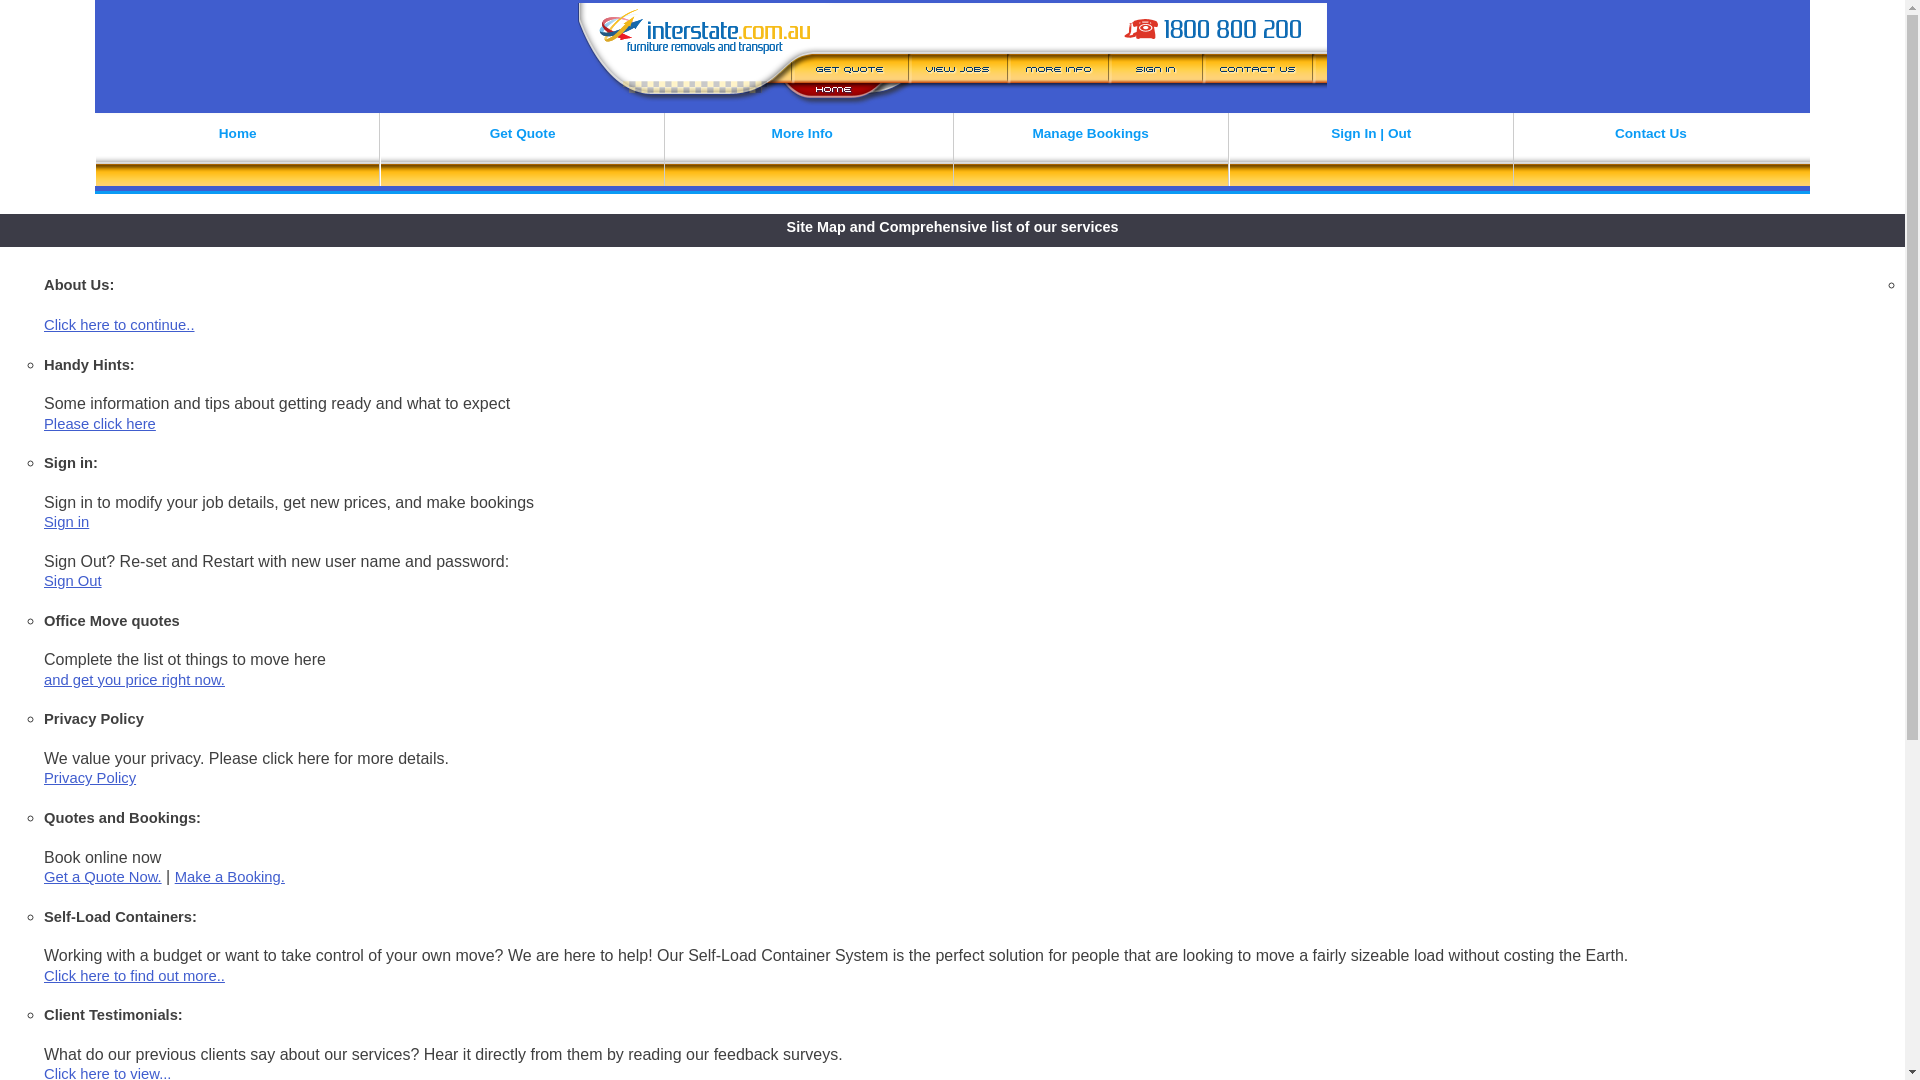 The height and width of the screenshot is (1080, 1920). What do you see at coordinates (133, 974) in the screenshot?
I see `'Click here to find out more..'` at bounding box center [133, 974].